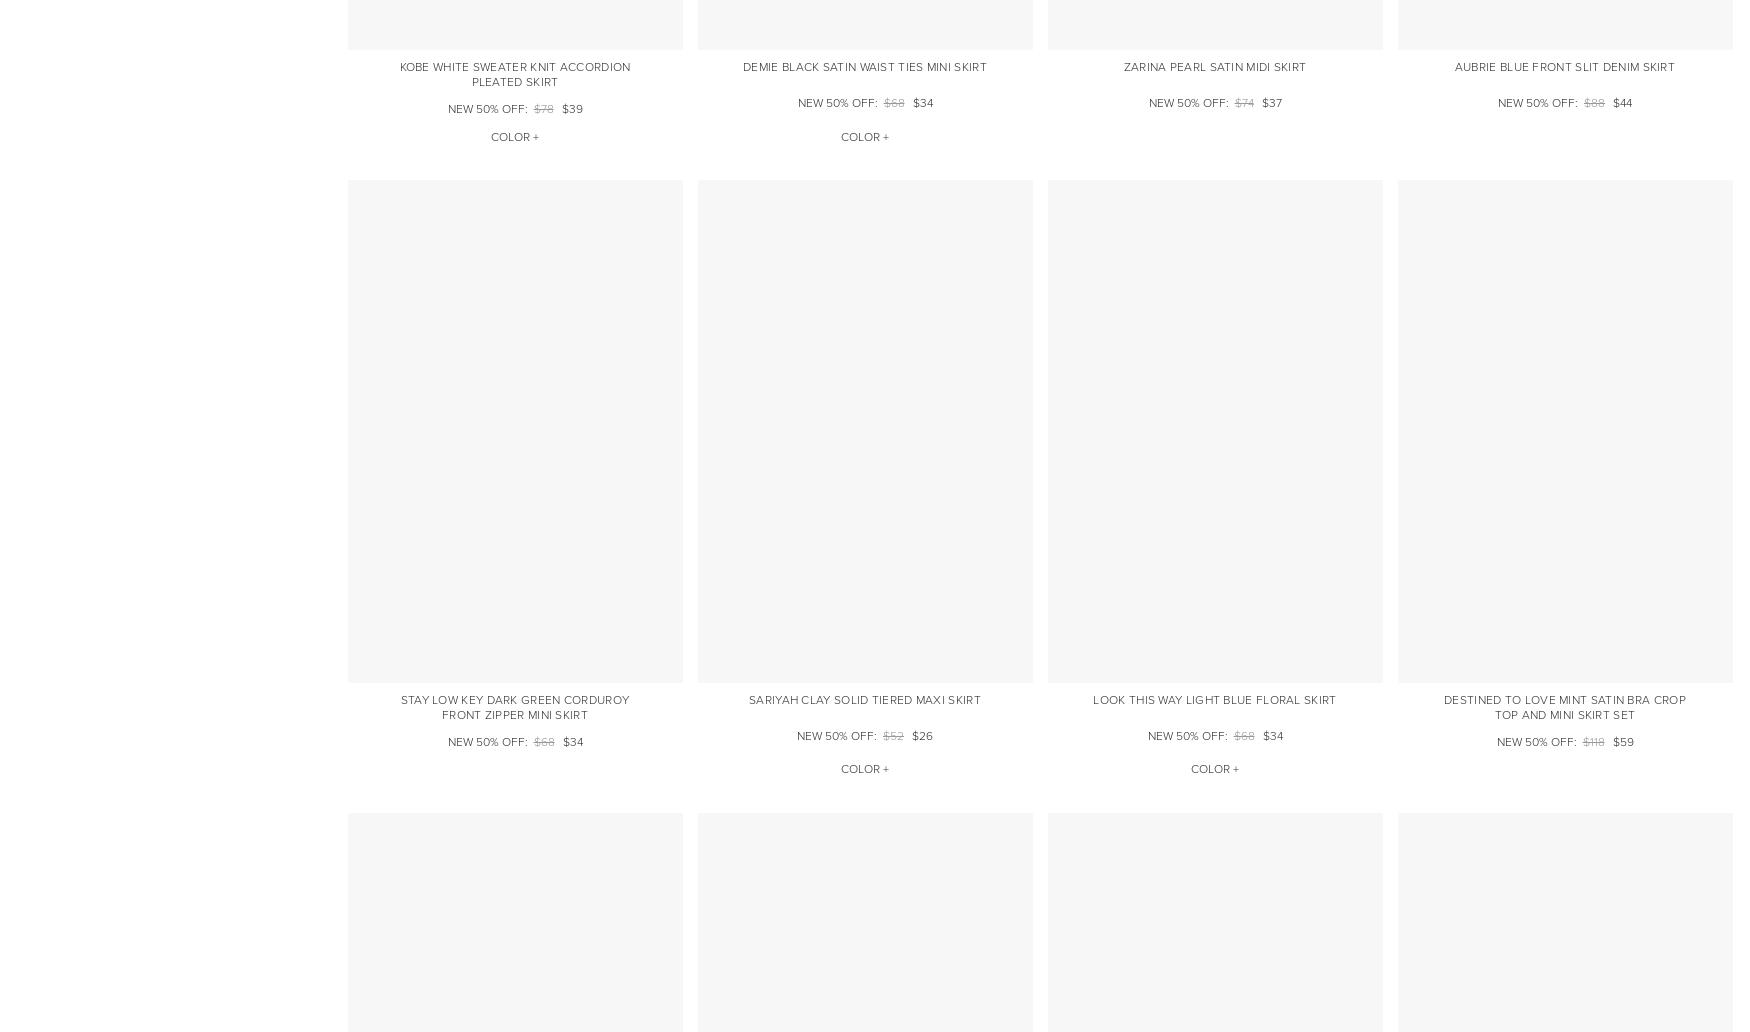  What do you see at coordinates (532, 109) in the screenshot?
I see `'$78'` at bounding box center [532, 109].